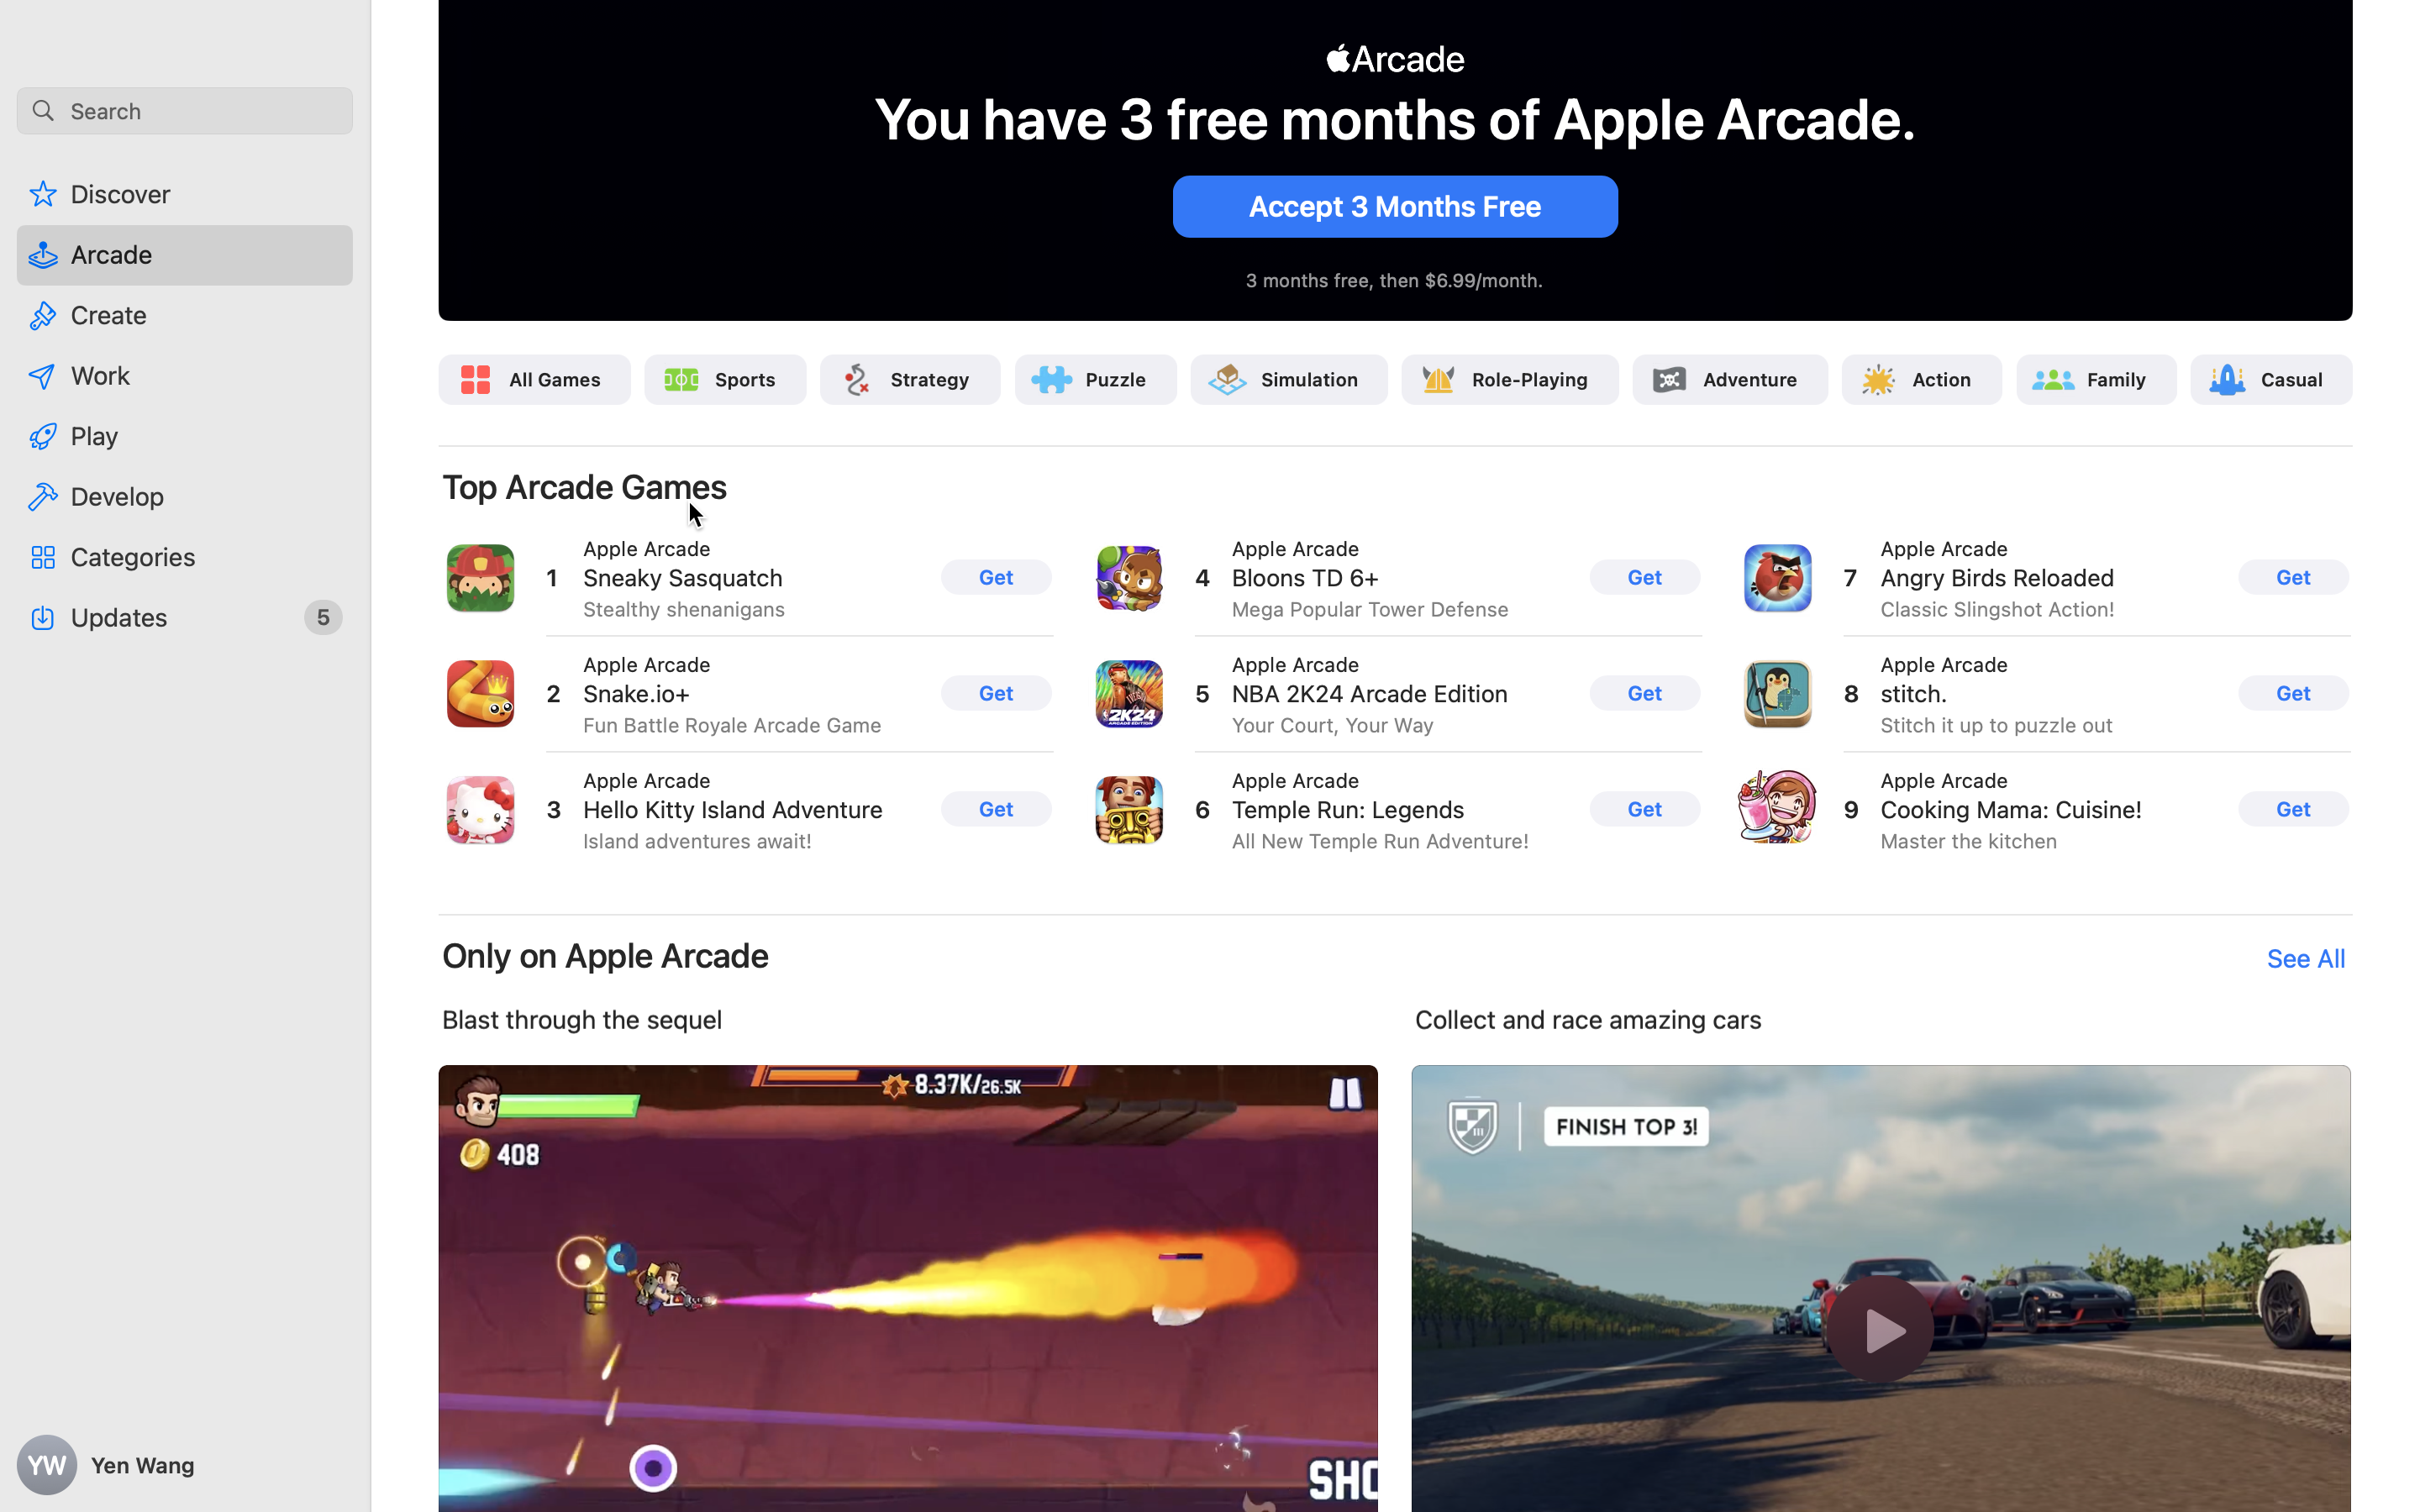 The height and width of the screenshot is (1512, 2420). Describe the element at coordinates (1749, 378) in the screenshot. I see `'Adventure'` at that location.